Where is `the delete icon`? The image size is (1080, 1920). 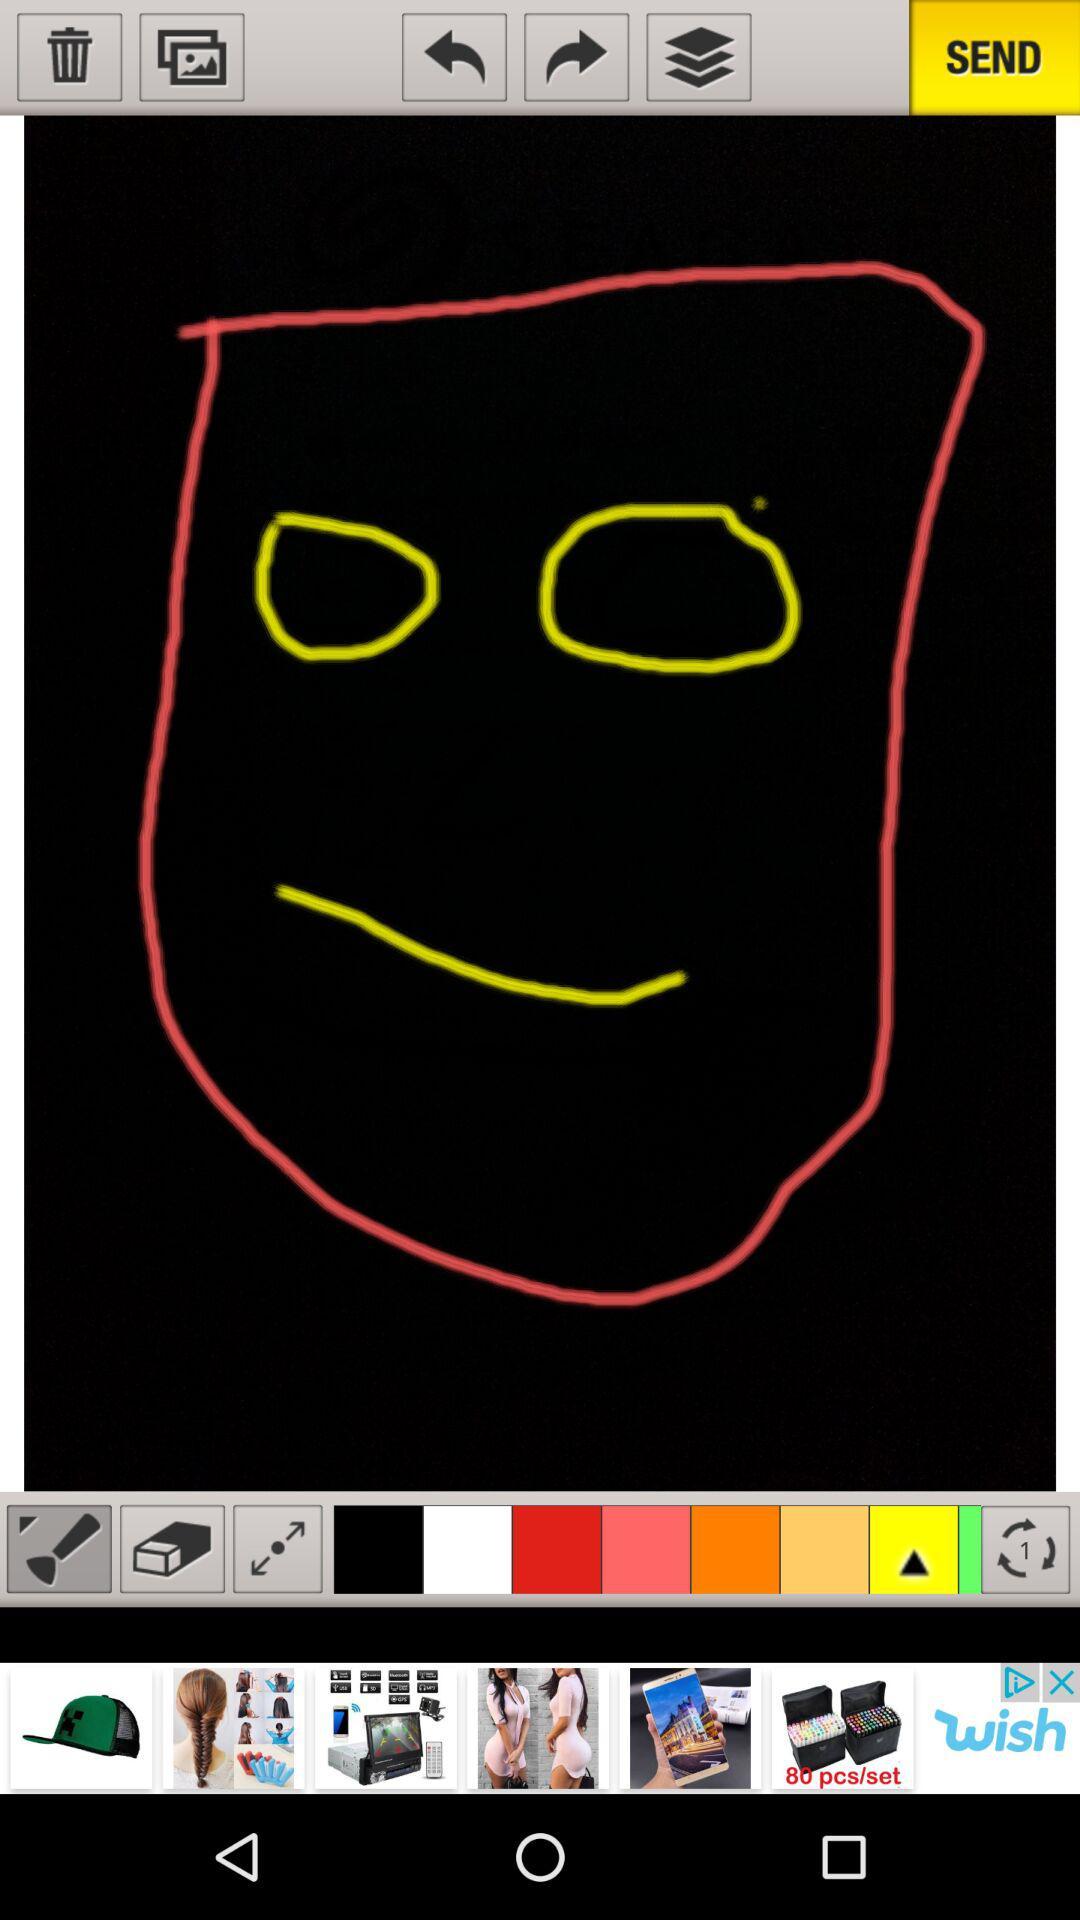
the delete icon is located at coordinates (171, 1548).